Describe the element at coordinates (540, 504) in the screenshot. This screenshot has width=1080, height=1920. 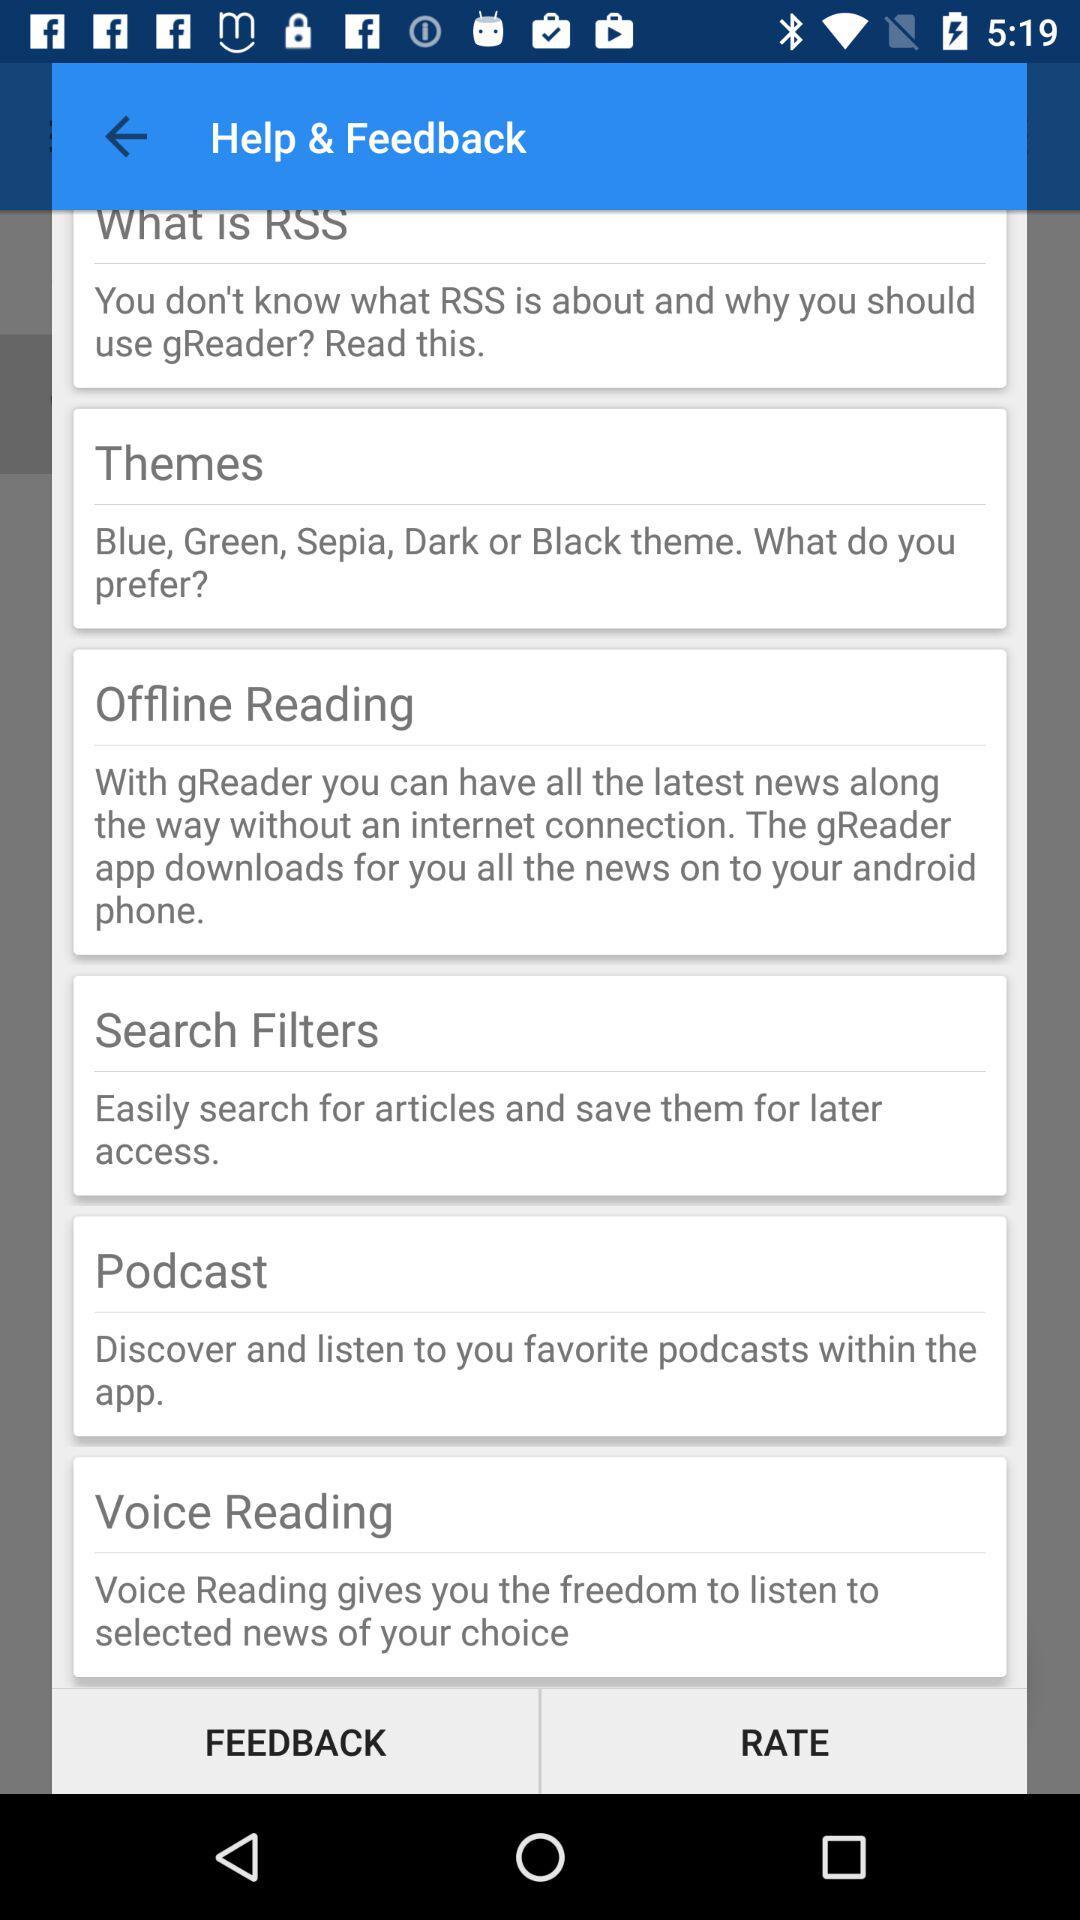
I see `the item above the blue green sepia` at that location.